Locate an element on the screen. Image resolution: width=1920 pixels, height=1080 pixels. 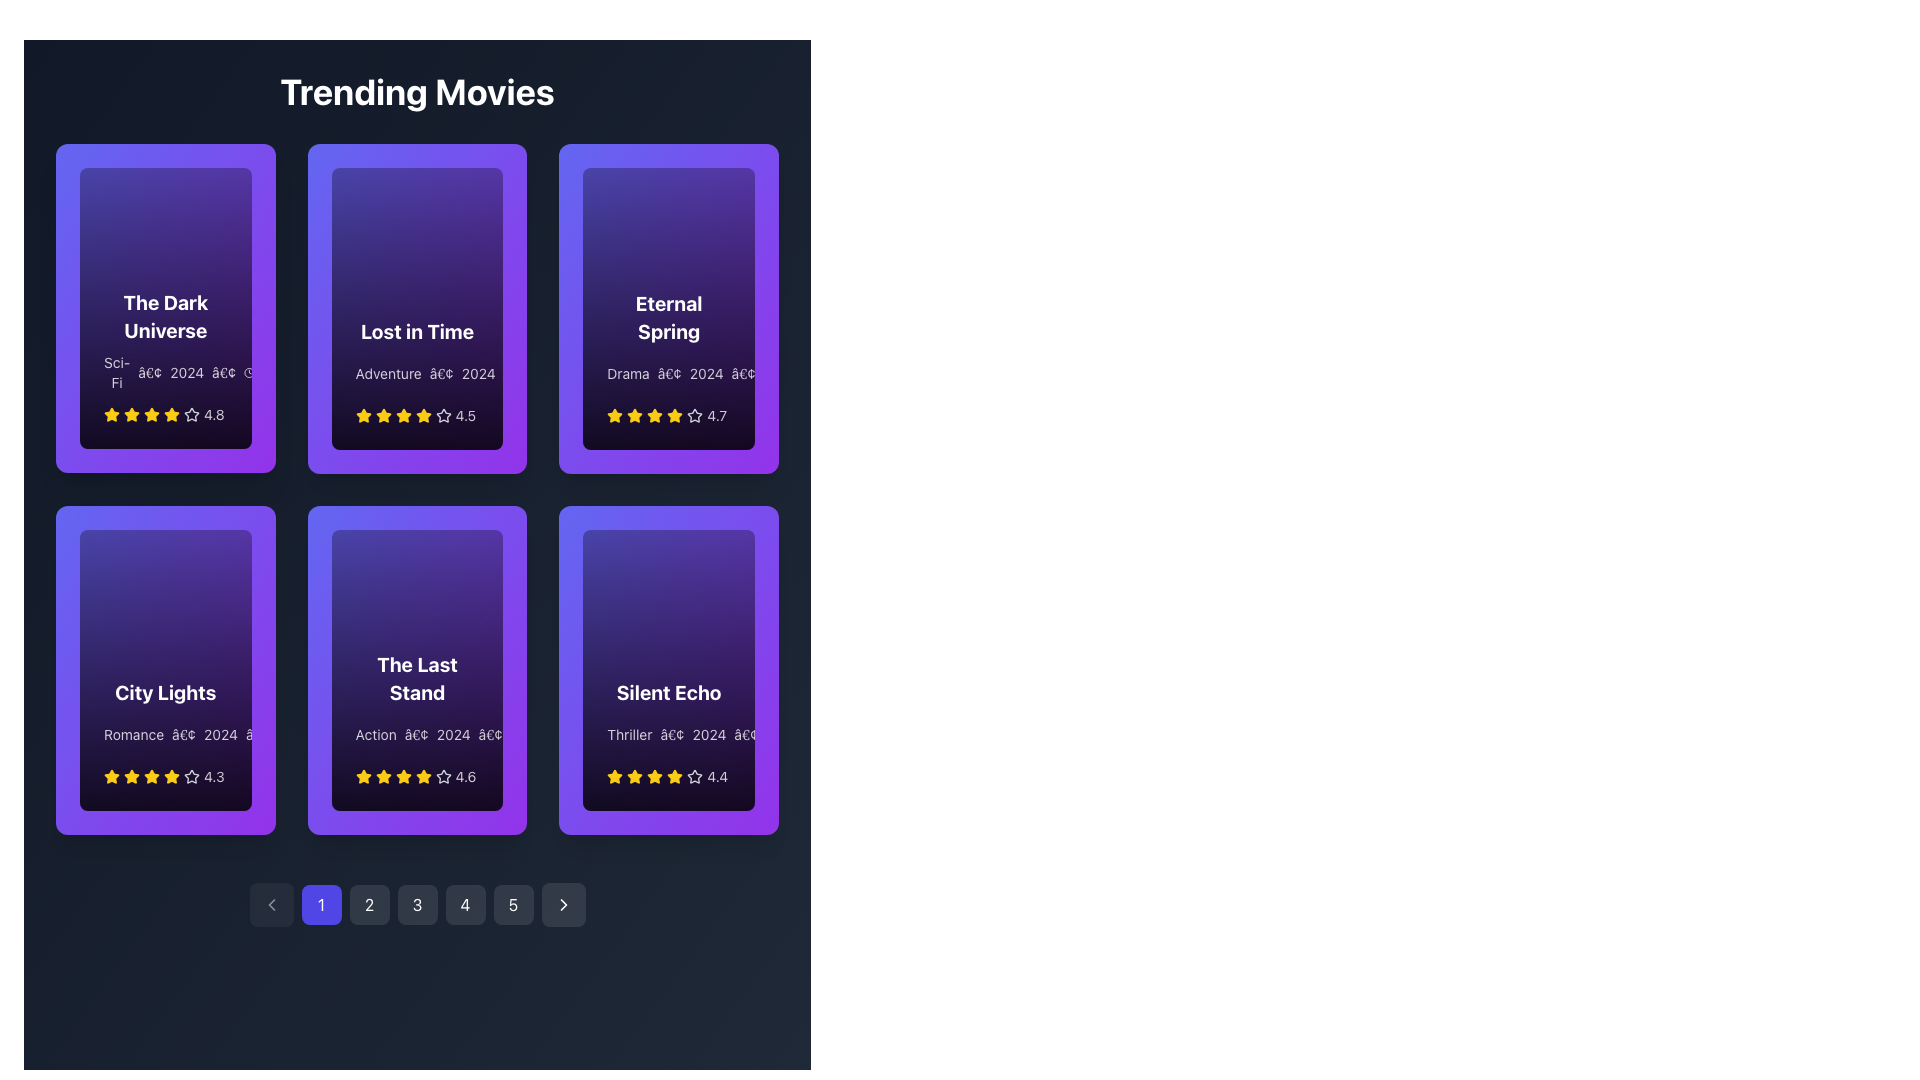
the 'City Lights' text label, which is a bold and large white title positioned at the upper portion of the movie card in the fourth column of the 'Trending Movies' grid layout is located at coordinates (165, 691).